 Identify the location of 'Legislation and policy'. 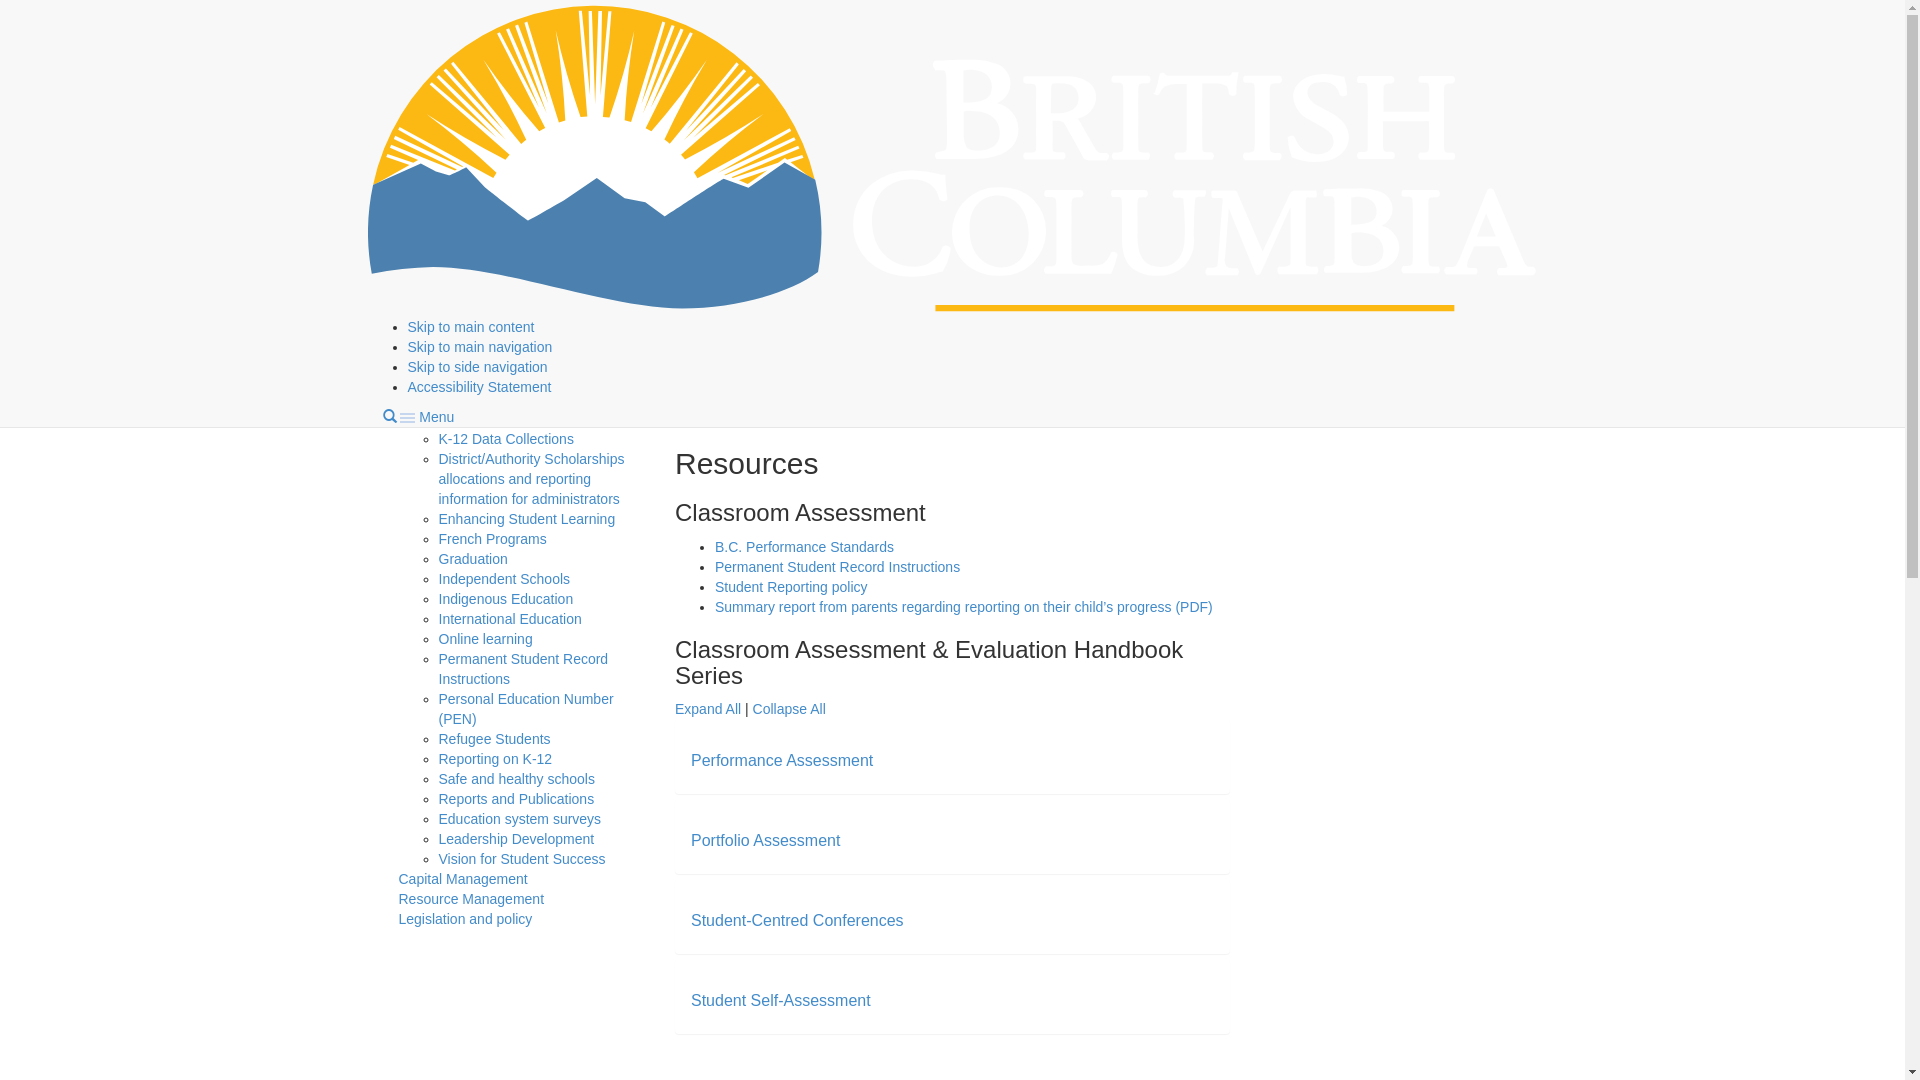
(464, 918).